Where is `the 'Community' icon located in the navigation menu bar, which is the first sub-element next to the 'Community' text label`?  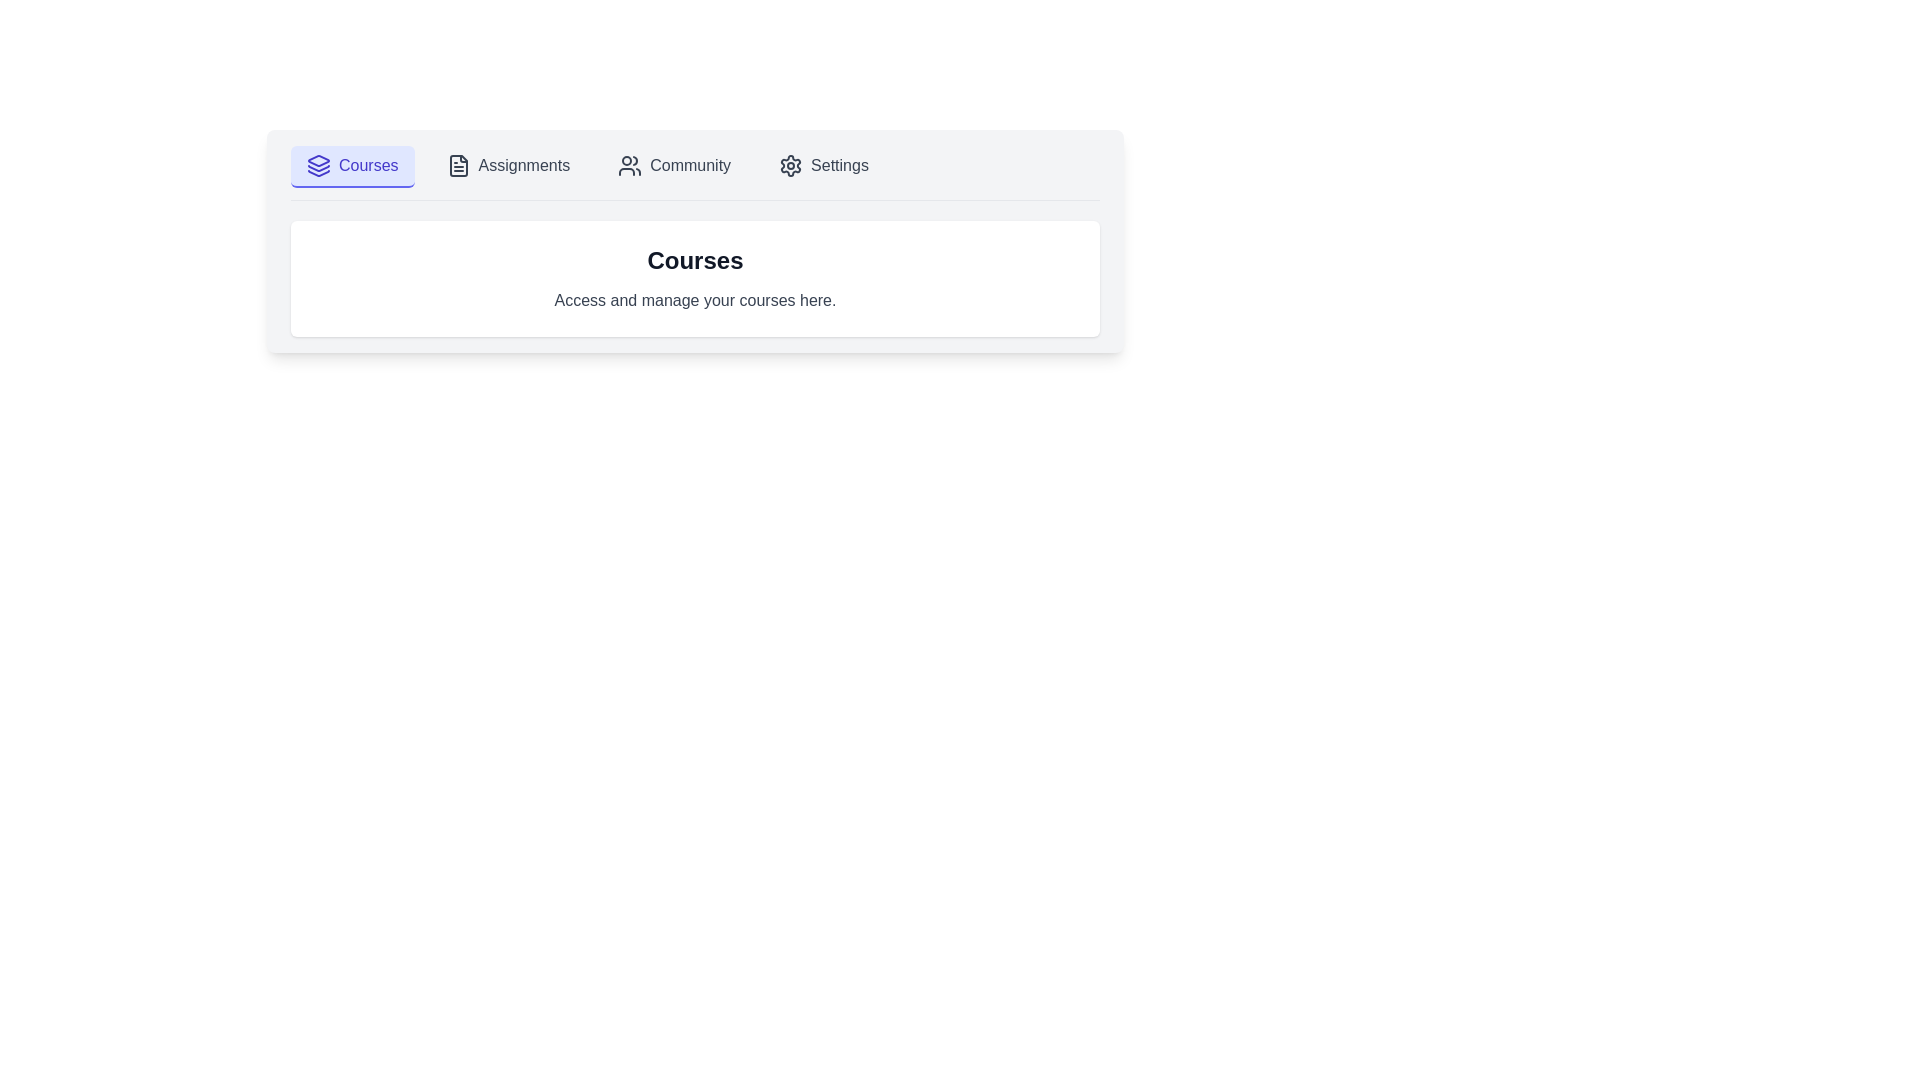
the 'Community' icon located in the navigation menu bar, which is the first sub-element next to the 'Community' text label is located at coordinates (629, 164).